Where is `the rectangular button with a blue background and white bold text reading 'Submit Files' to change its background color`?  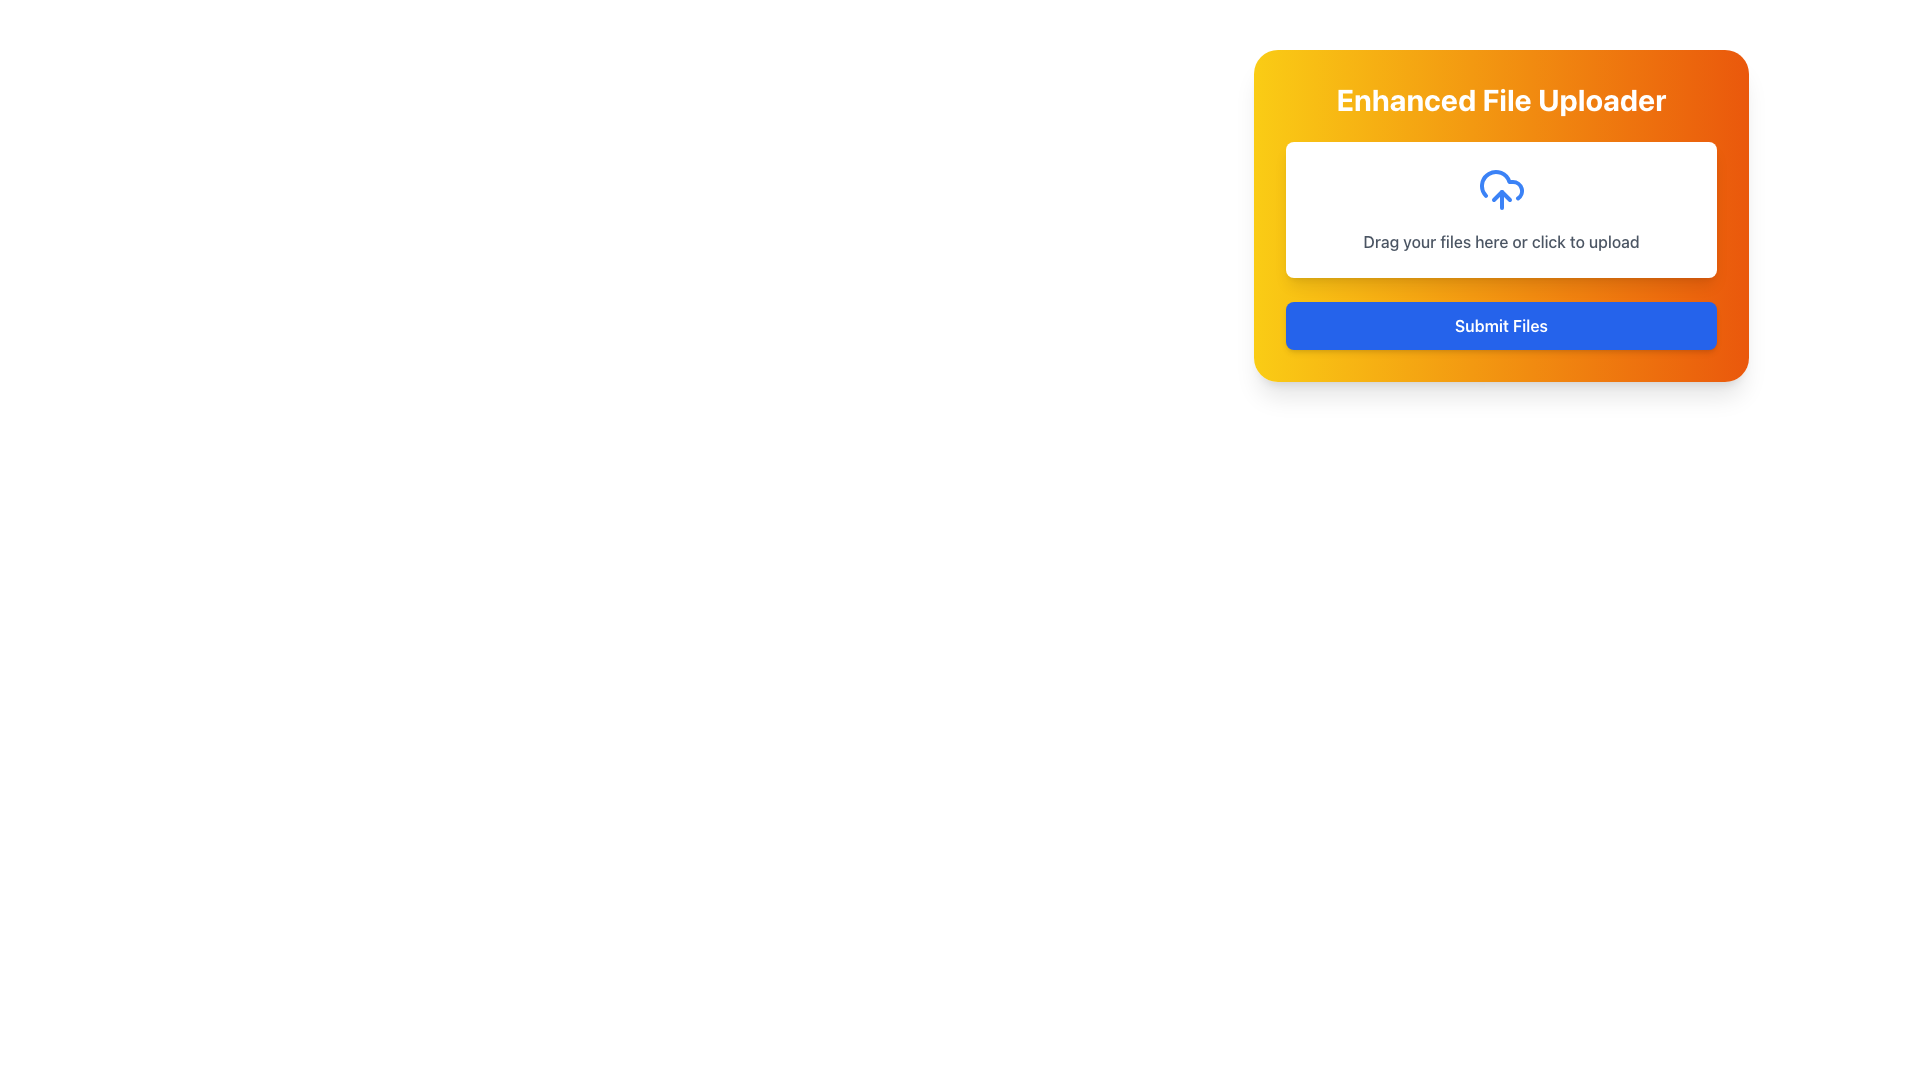
the rectangular button with a blue background and white bold text reading 'Submit Files' to change its background color is located at coordinates (1501, 325).